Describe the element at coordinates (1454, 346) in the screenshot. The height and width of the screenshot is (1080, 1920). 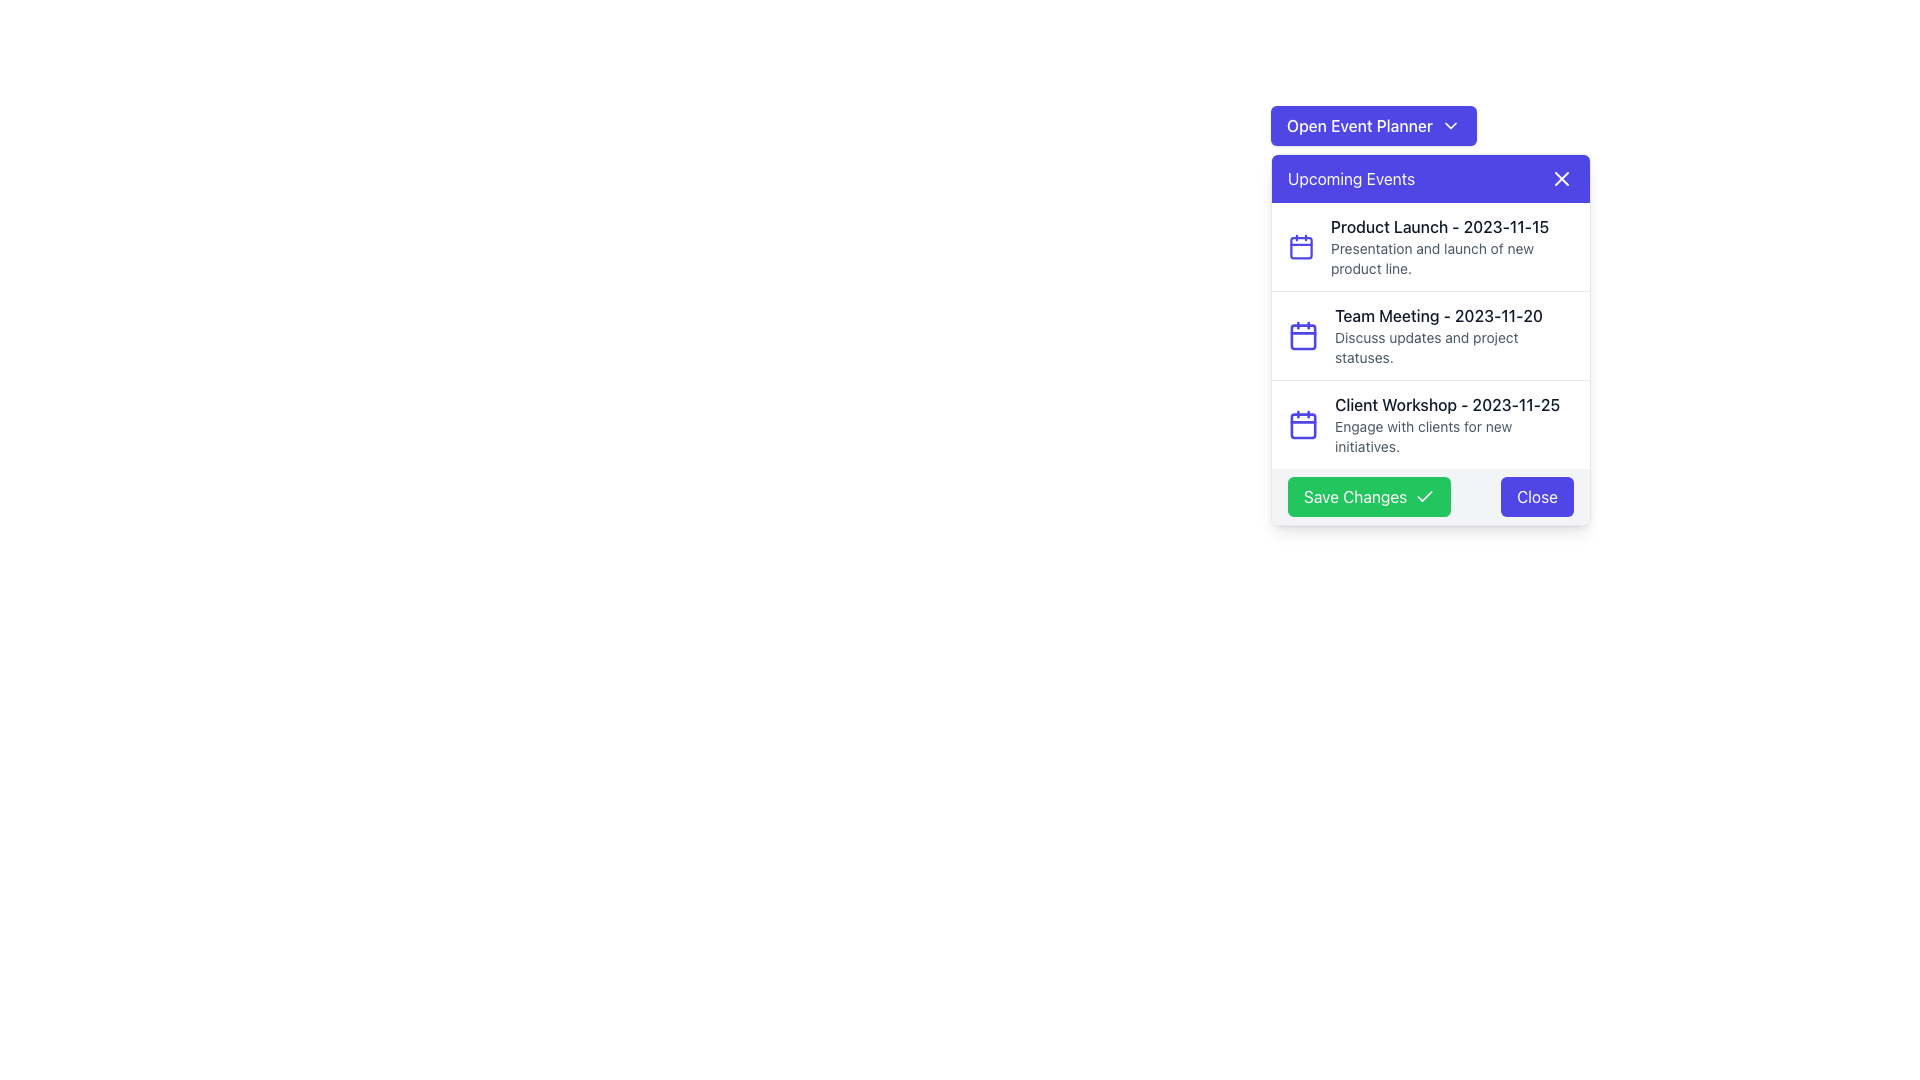
I see `the informational text label providing details about the 'Team Meeting - 2023-11-20' event, which is located below the bold title and between two other events in the vertical list` at that location.